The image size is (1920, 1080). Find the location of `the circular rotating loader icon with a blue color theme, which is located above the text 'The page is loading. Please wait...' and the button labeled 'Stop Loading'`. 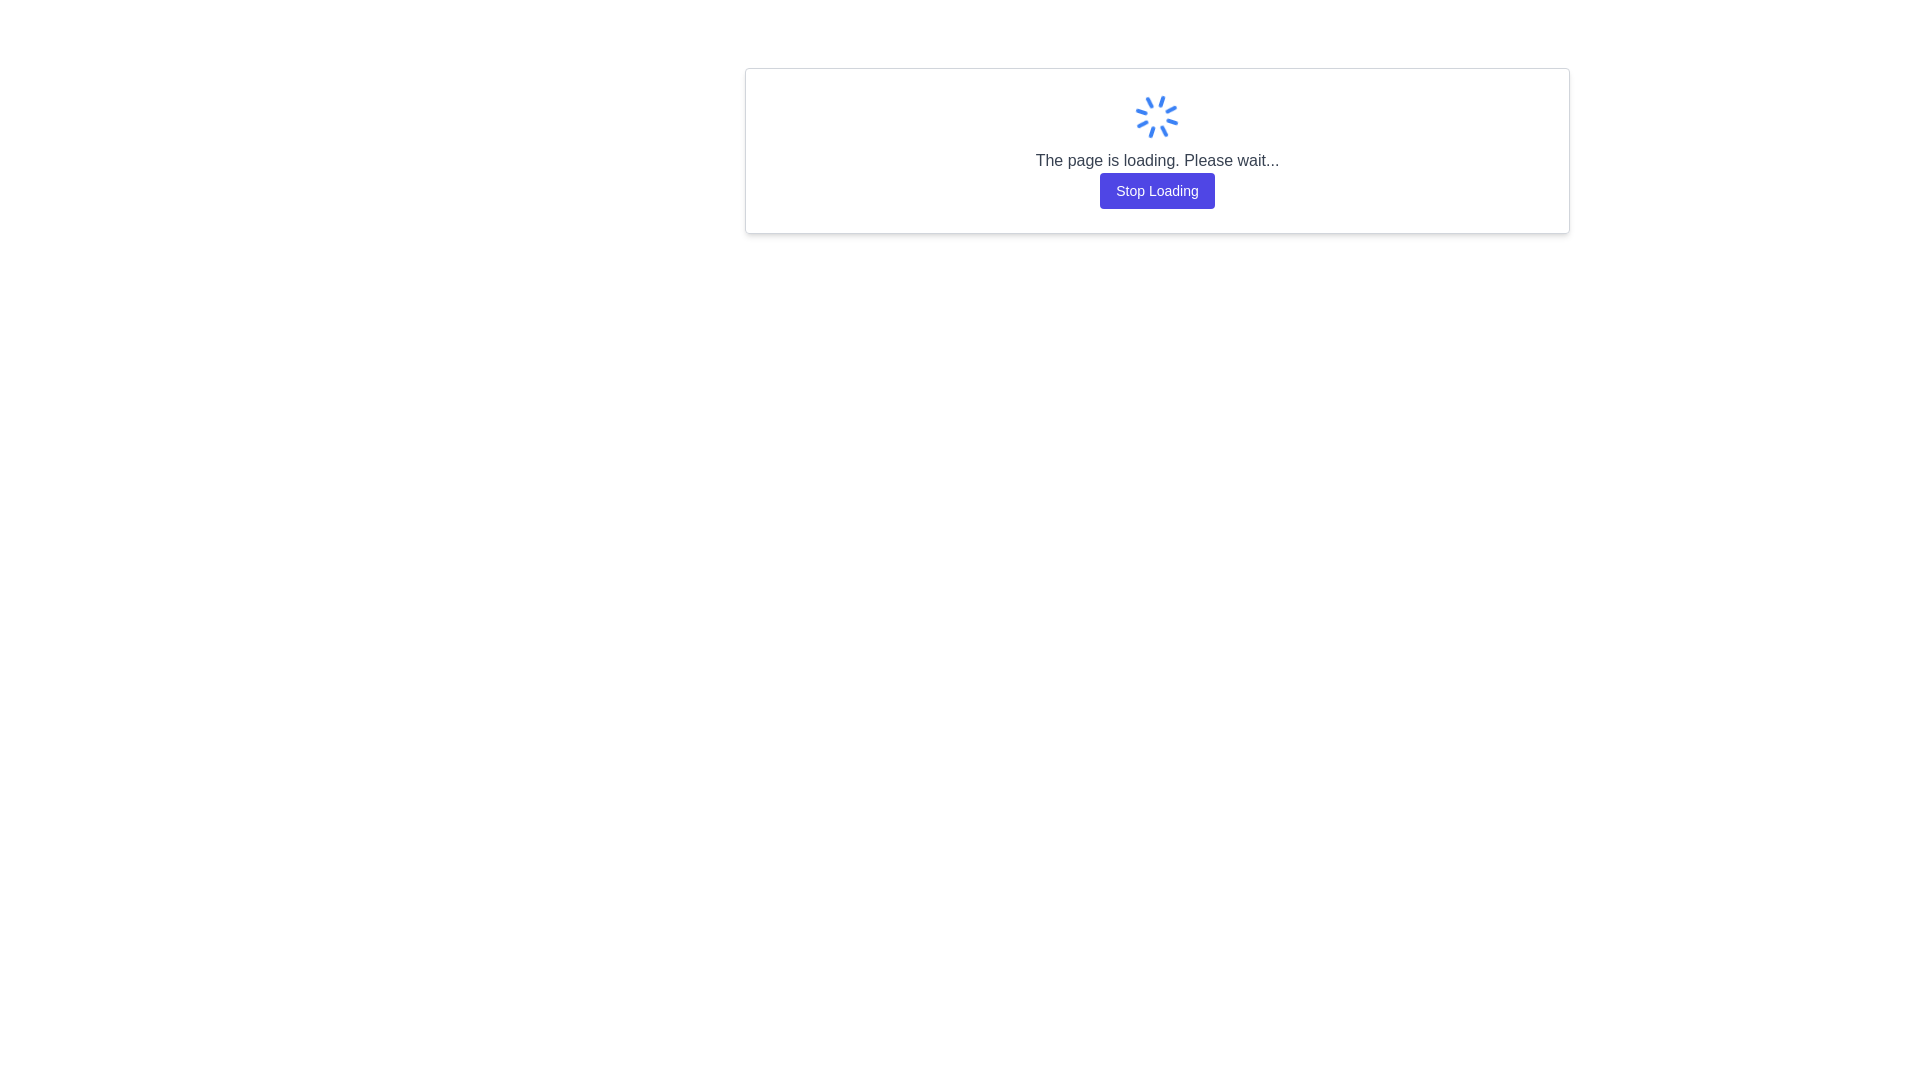

the circular rotating loader icon with a blue color theme, which is located above the text 'The page is loading. Please wait...' and the button labeled 'Stop Loading' is located at coordinates (1157, 116).